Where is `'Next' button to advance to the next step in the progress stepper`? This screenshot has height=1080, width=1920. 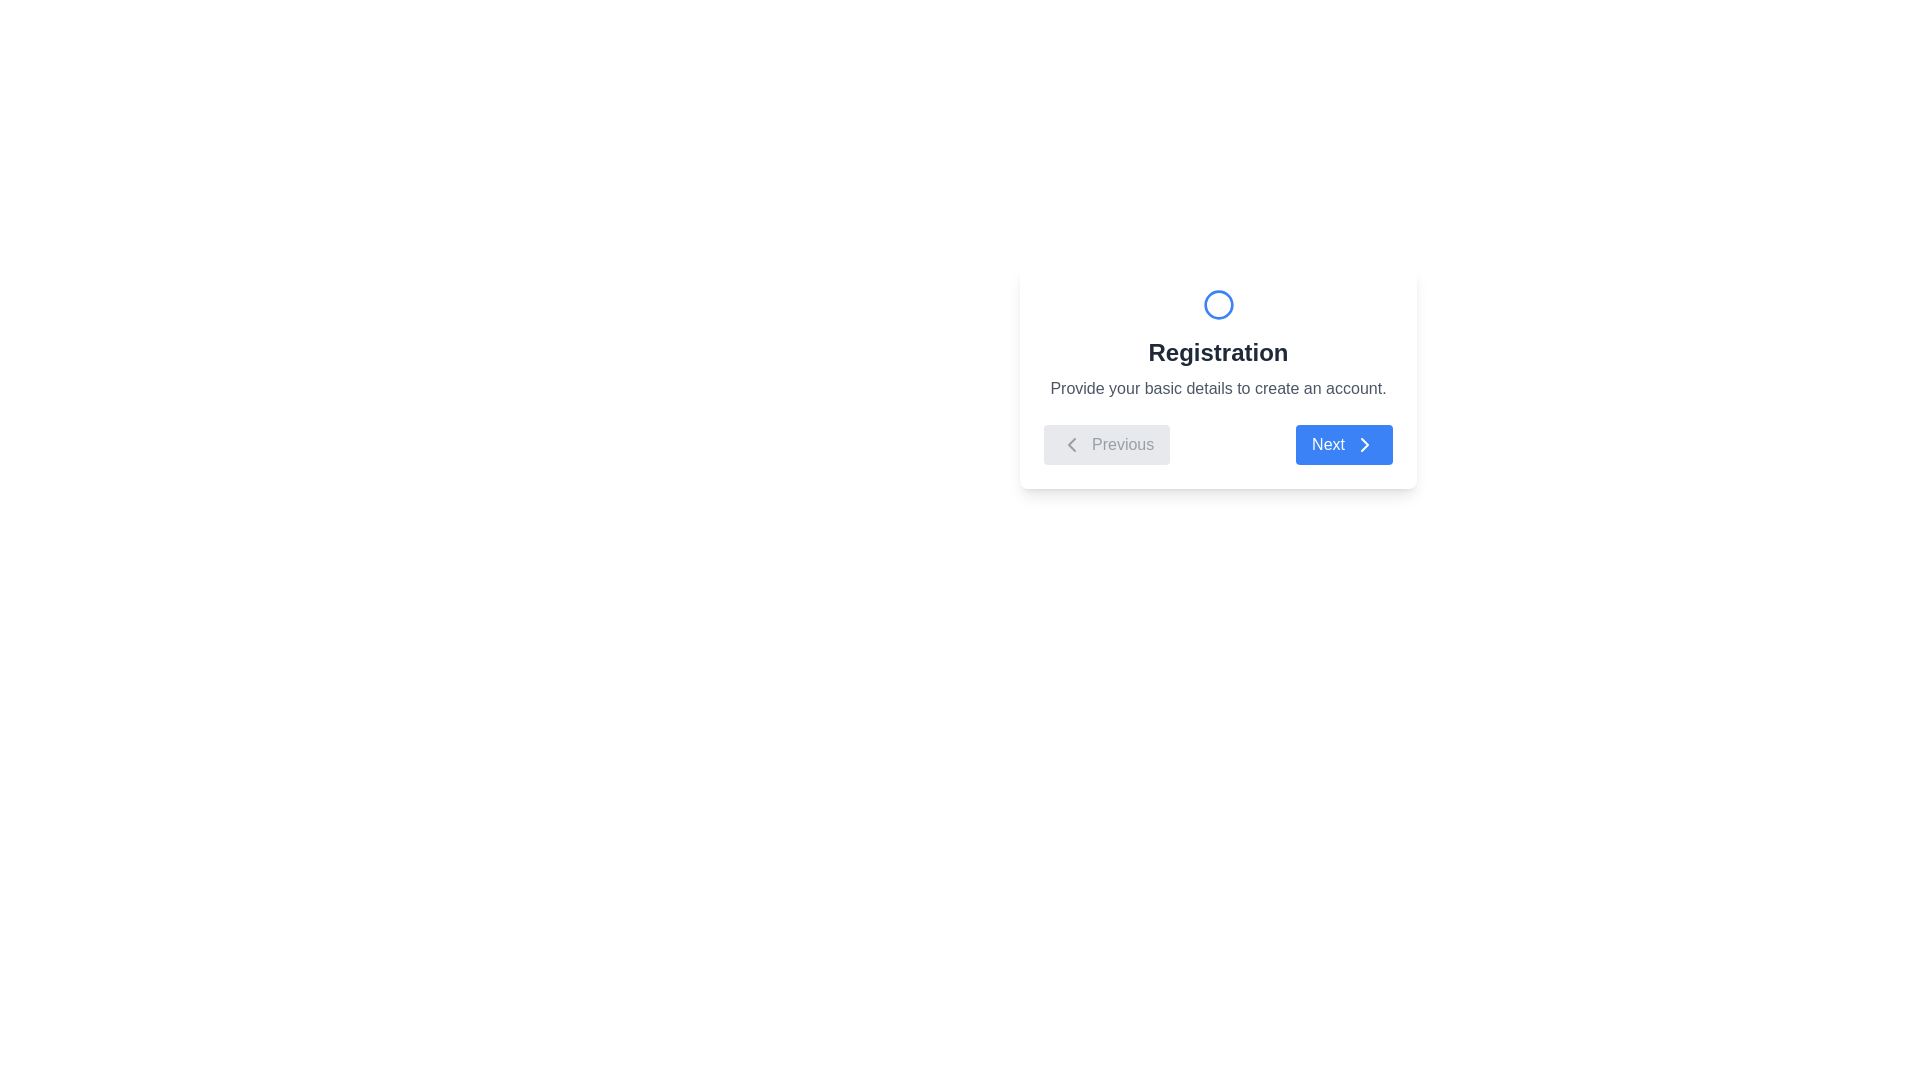
'Next' button to advance to the next step in the progress stepper is located at coordinates (1344, 443).